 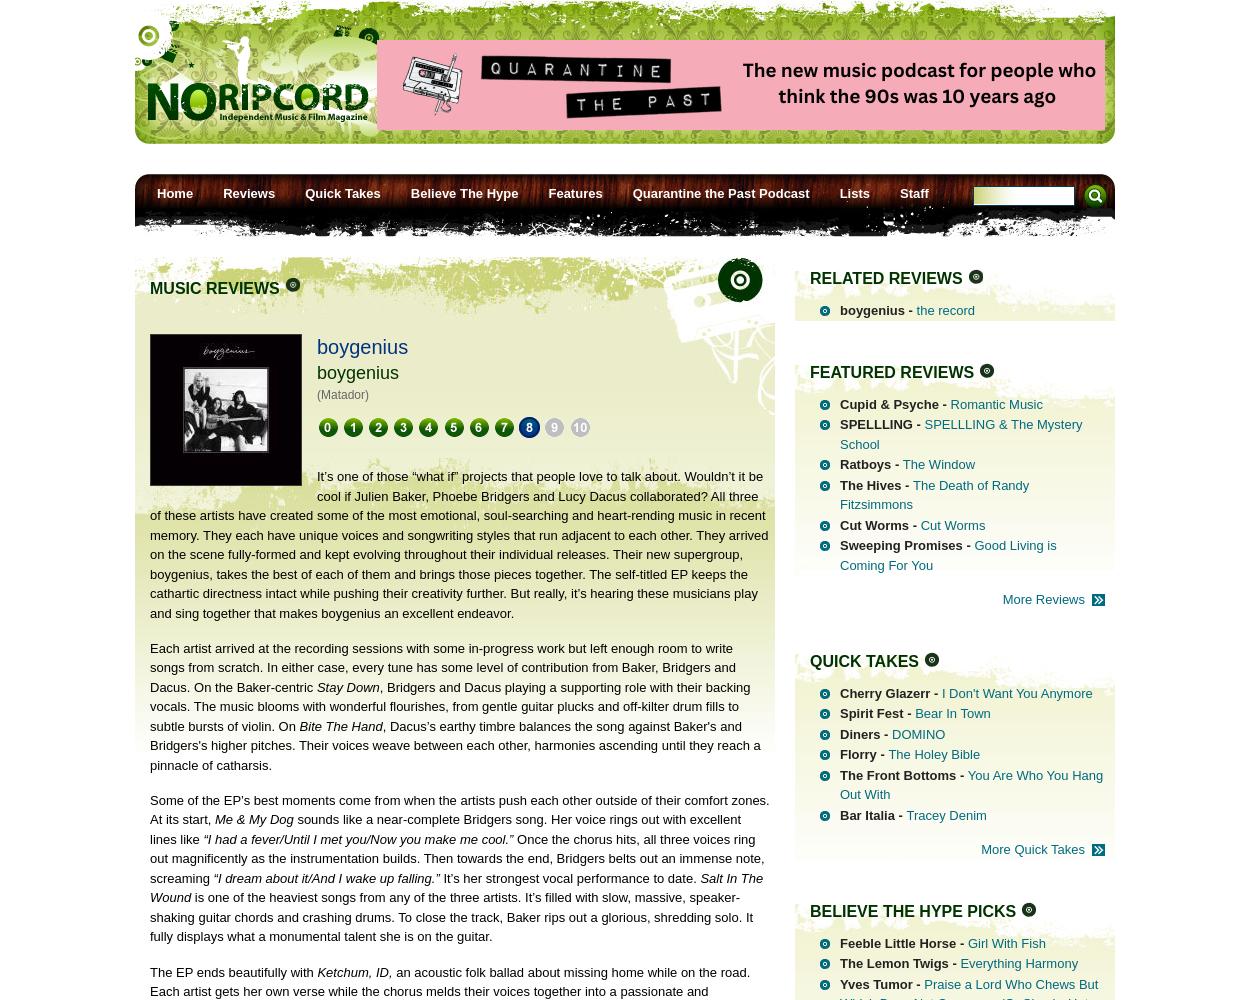 What do you see at coordinates (570, 877) in the screenshot?
I see `'It’s her strongest vocal performance to date.'` at bounding box center [570, 877].